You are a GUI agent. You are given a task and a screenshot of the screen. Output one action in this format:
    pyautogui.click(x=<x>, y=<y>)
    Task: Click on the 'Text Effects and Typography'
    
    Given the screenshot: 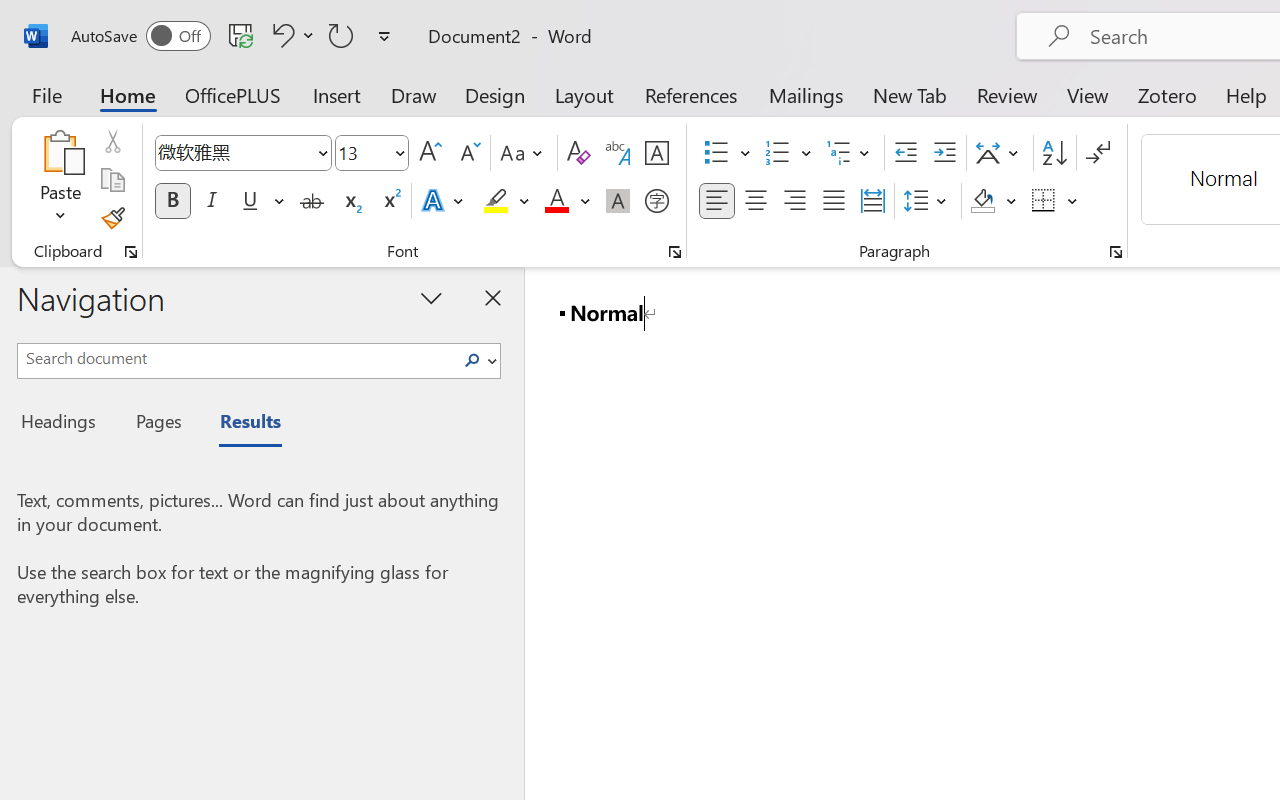 What is the action you would take?
    pyautogui.click(x=443, y=201)
    